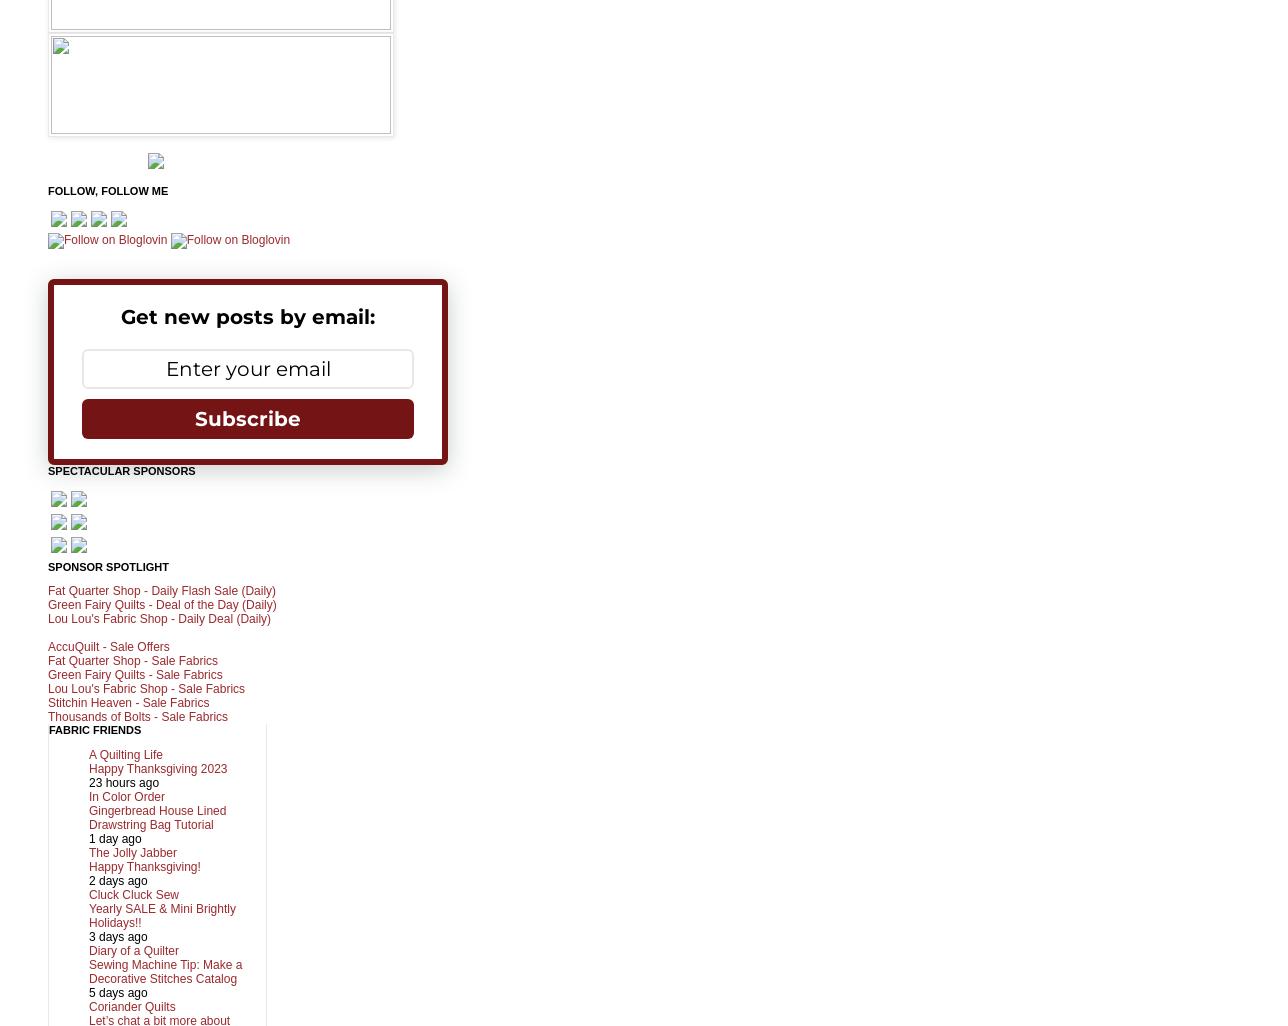  What do you see at coordinates (144, 866) in the screenshot?
I see `'Happy Thanksgiving!'` at bounding box center [144, 866].